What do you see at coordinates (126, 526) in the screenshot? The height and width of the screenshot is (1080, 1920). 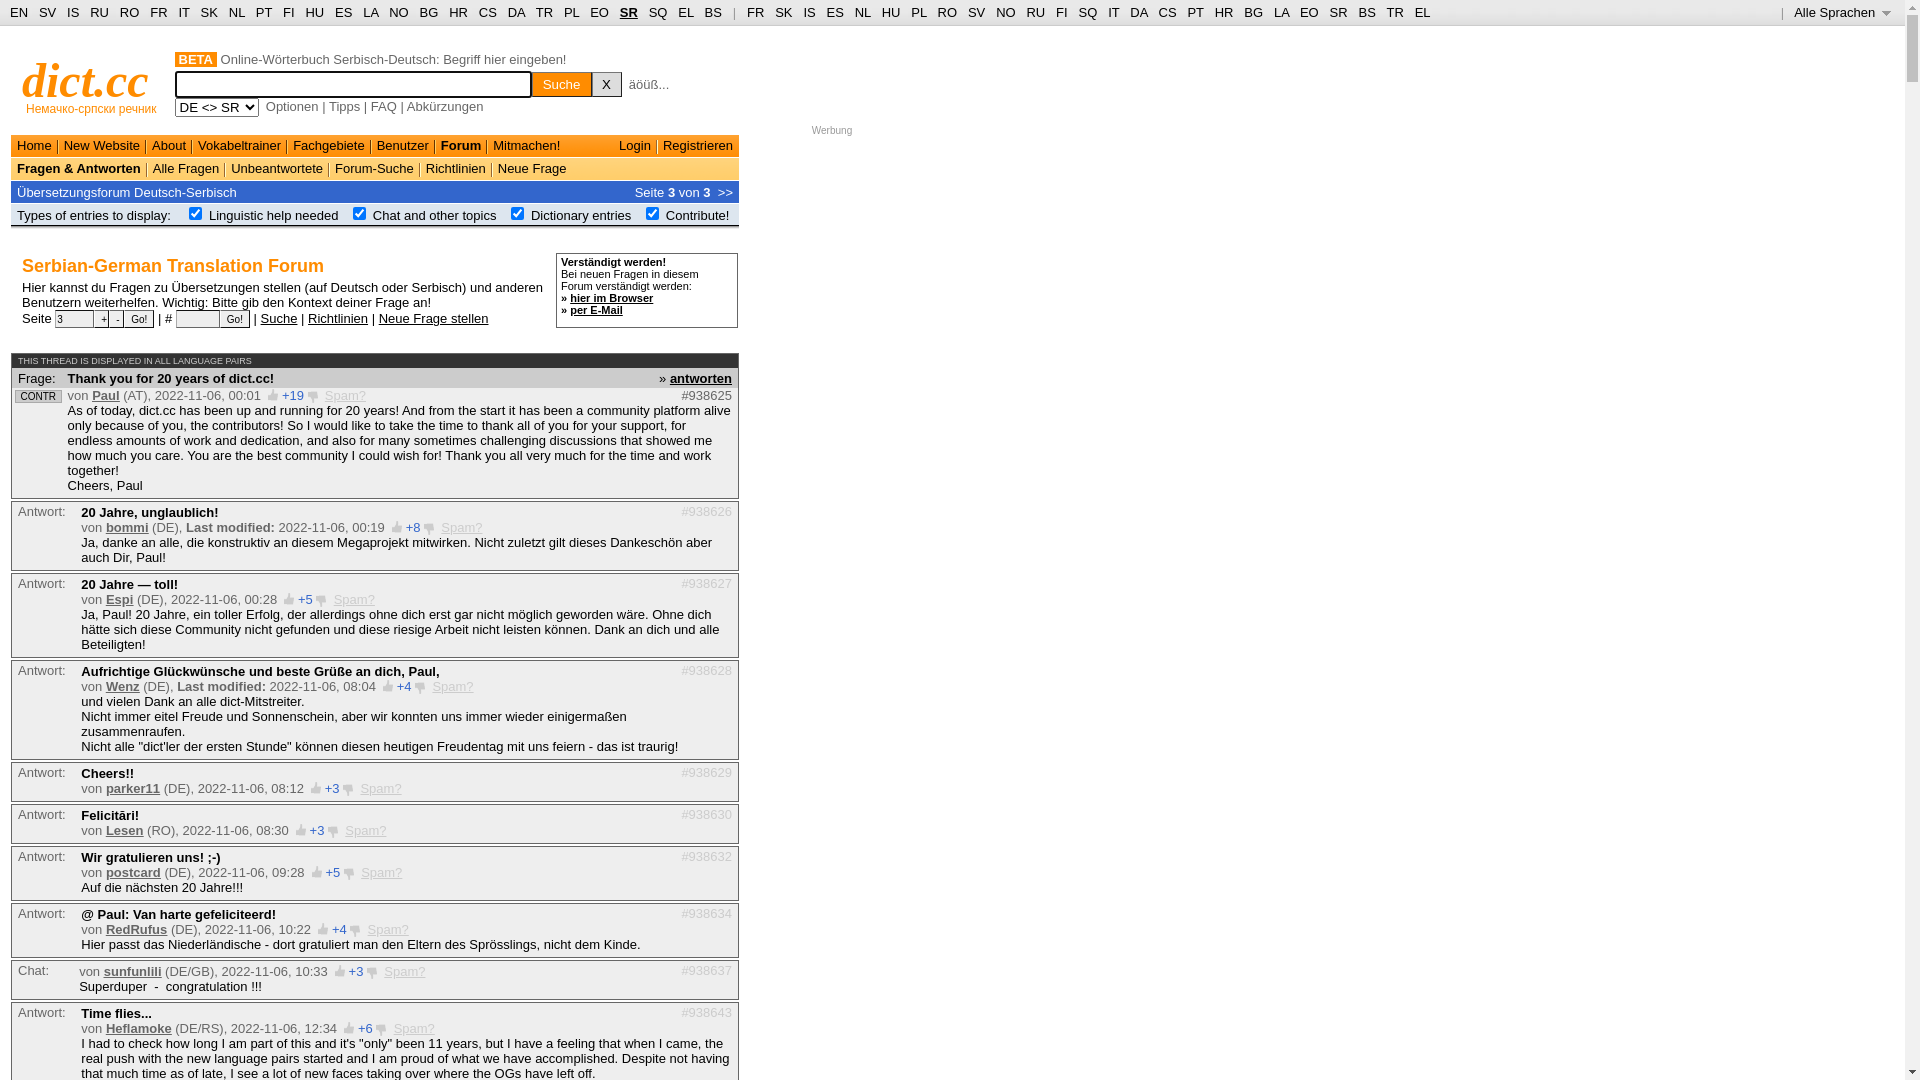 I see `'bommi'` at bounding box center [126, 526].